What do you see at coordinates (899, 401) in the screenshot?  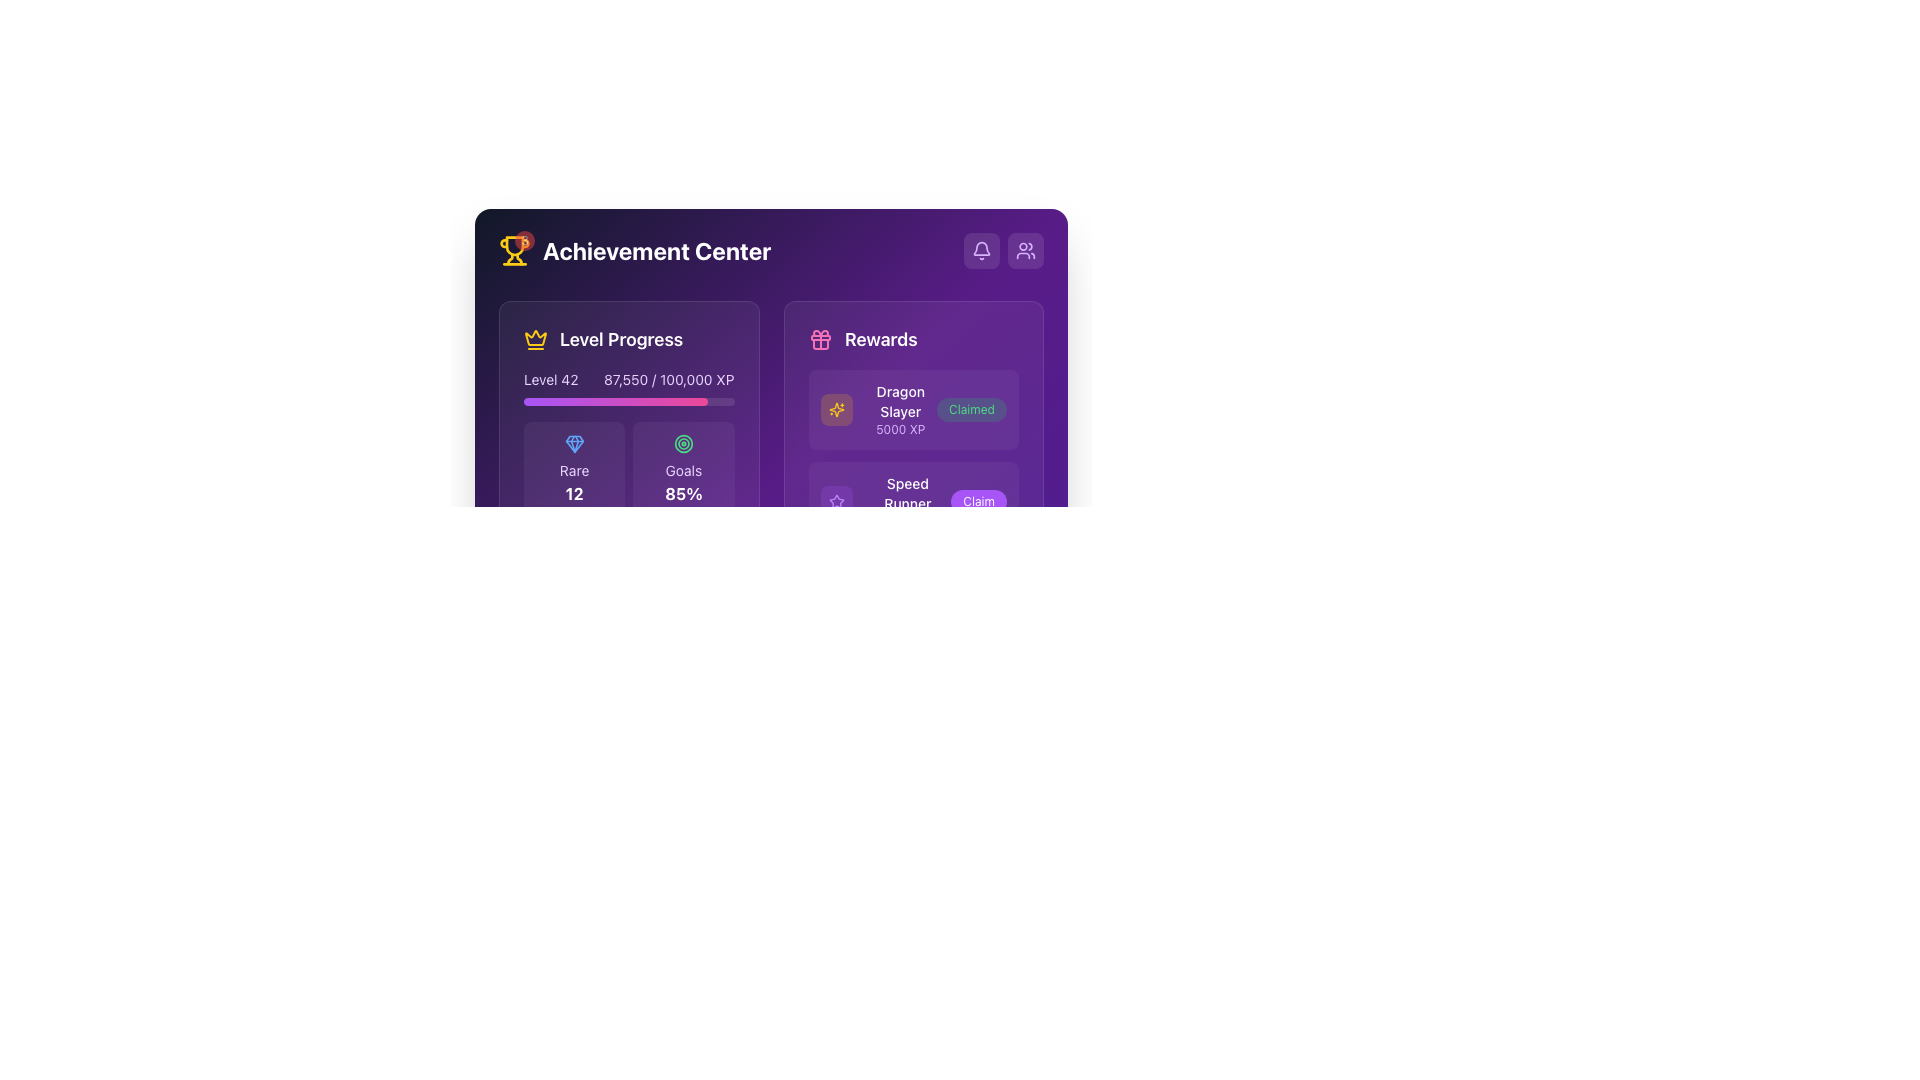 I see `the static text display labeled 'Dragon Slayer' in bold white font against a purple background, located in the 'Rewards' section` at bounding box center [899, 401].